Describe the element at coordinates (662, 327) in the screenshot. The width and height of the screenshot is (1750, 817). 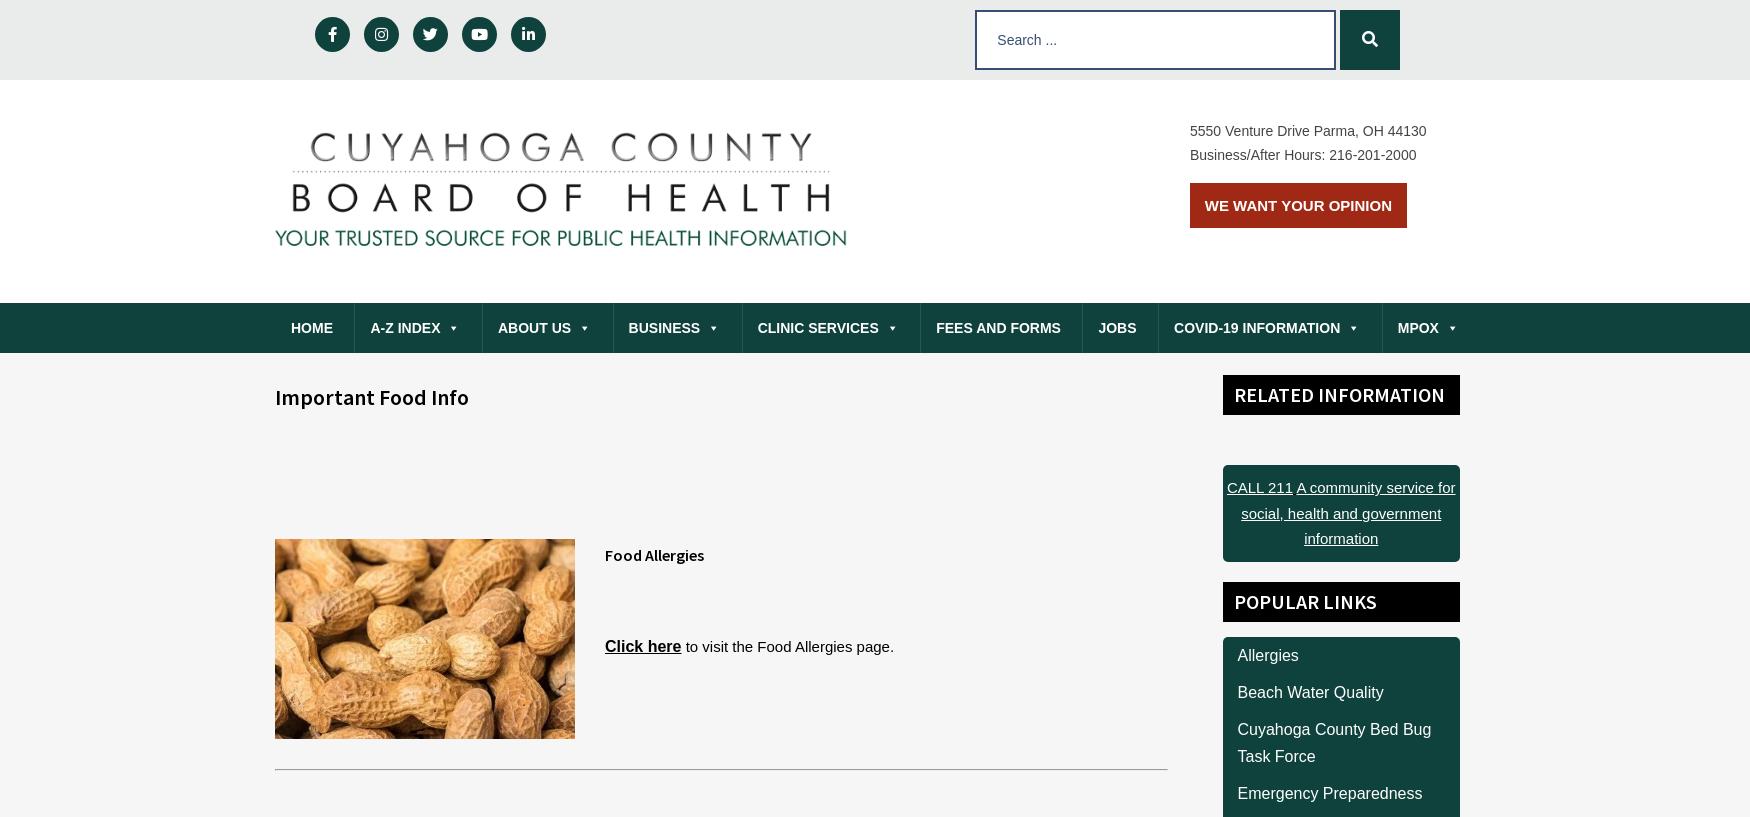
I see `'Business'` at that location.